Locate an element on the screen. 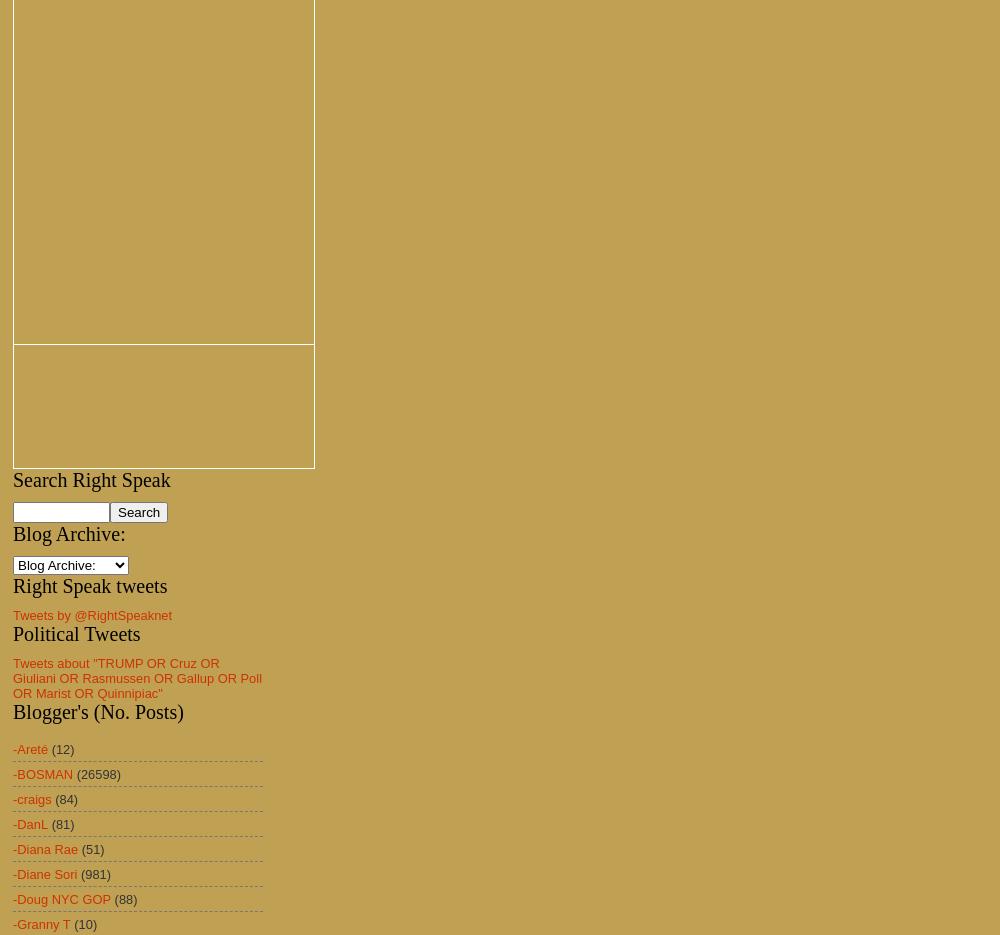 The width and height of the screenshot is (1000, 935). 'Search Right Speak' is located at coordinates (90, 480).